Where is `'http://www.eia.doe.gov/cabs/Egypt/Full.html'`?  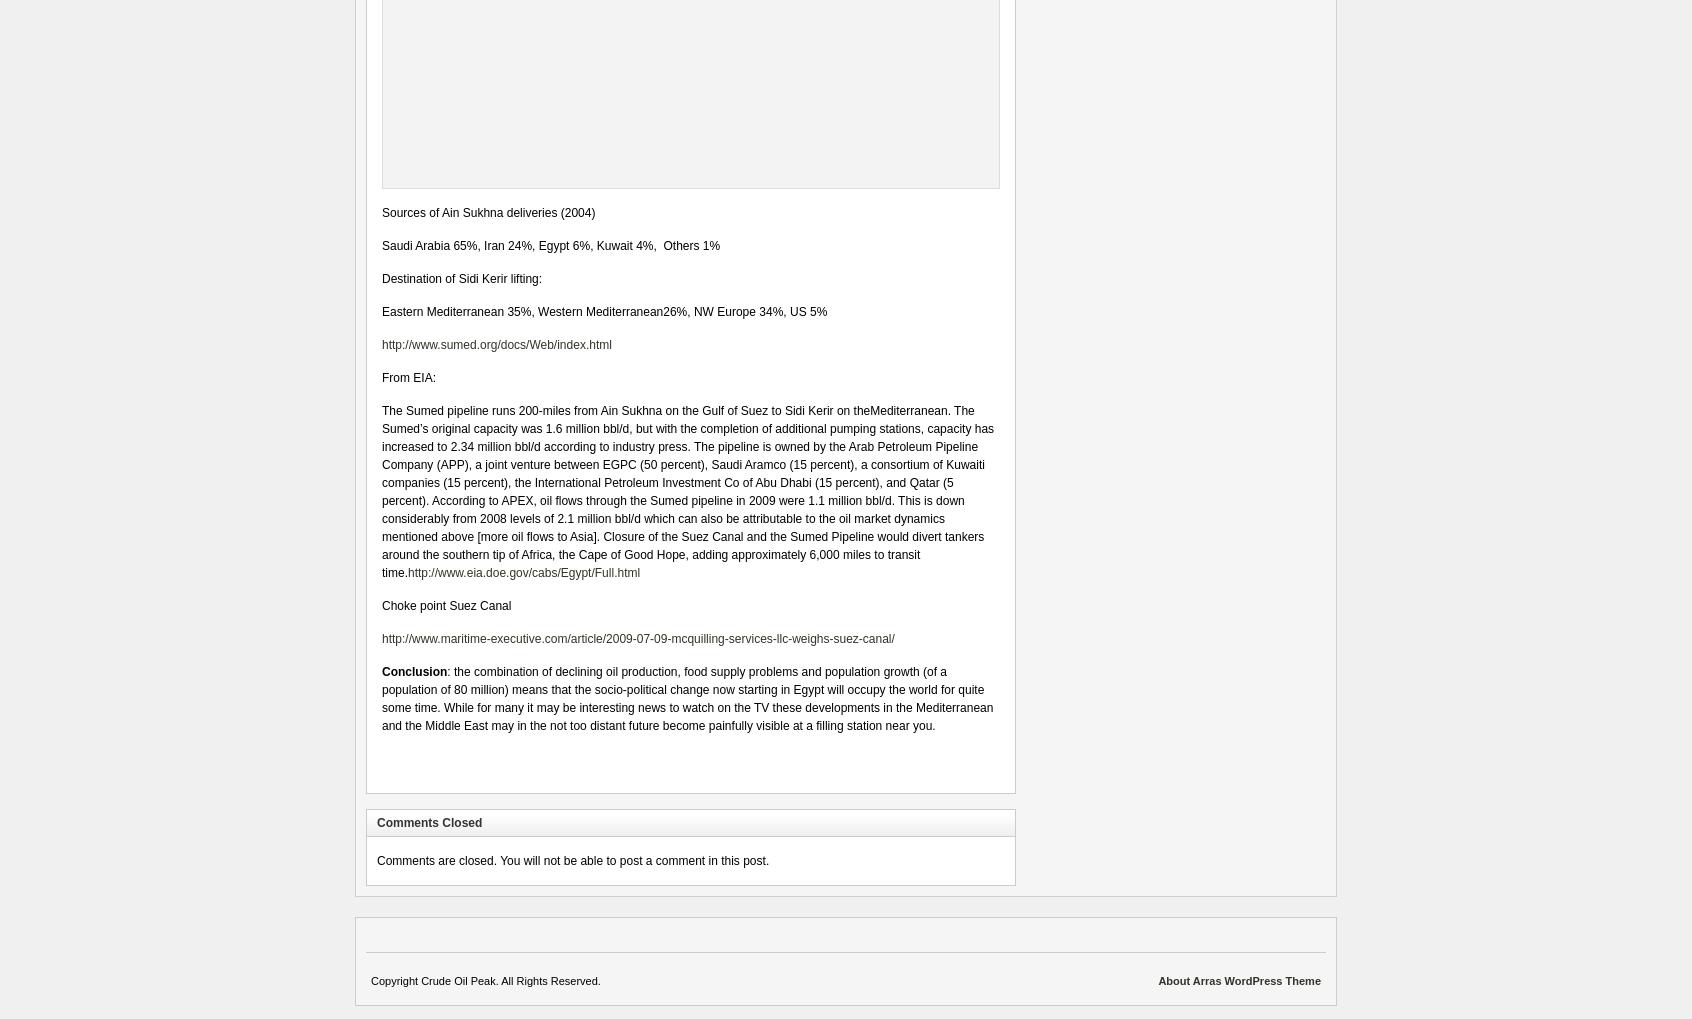
'http://www.eia.doe.gov/cabs/Egypt/Full.html' is located at coordinates (524, 571).